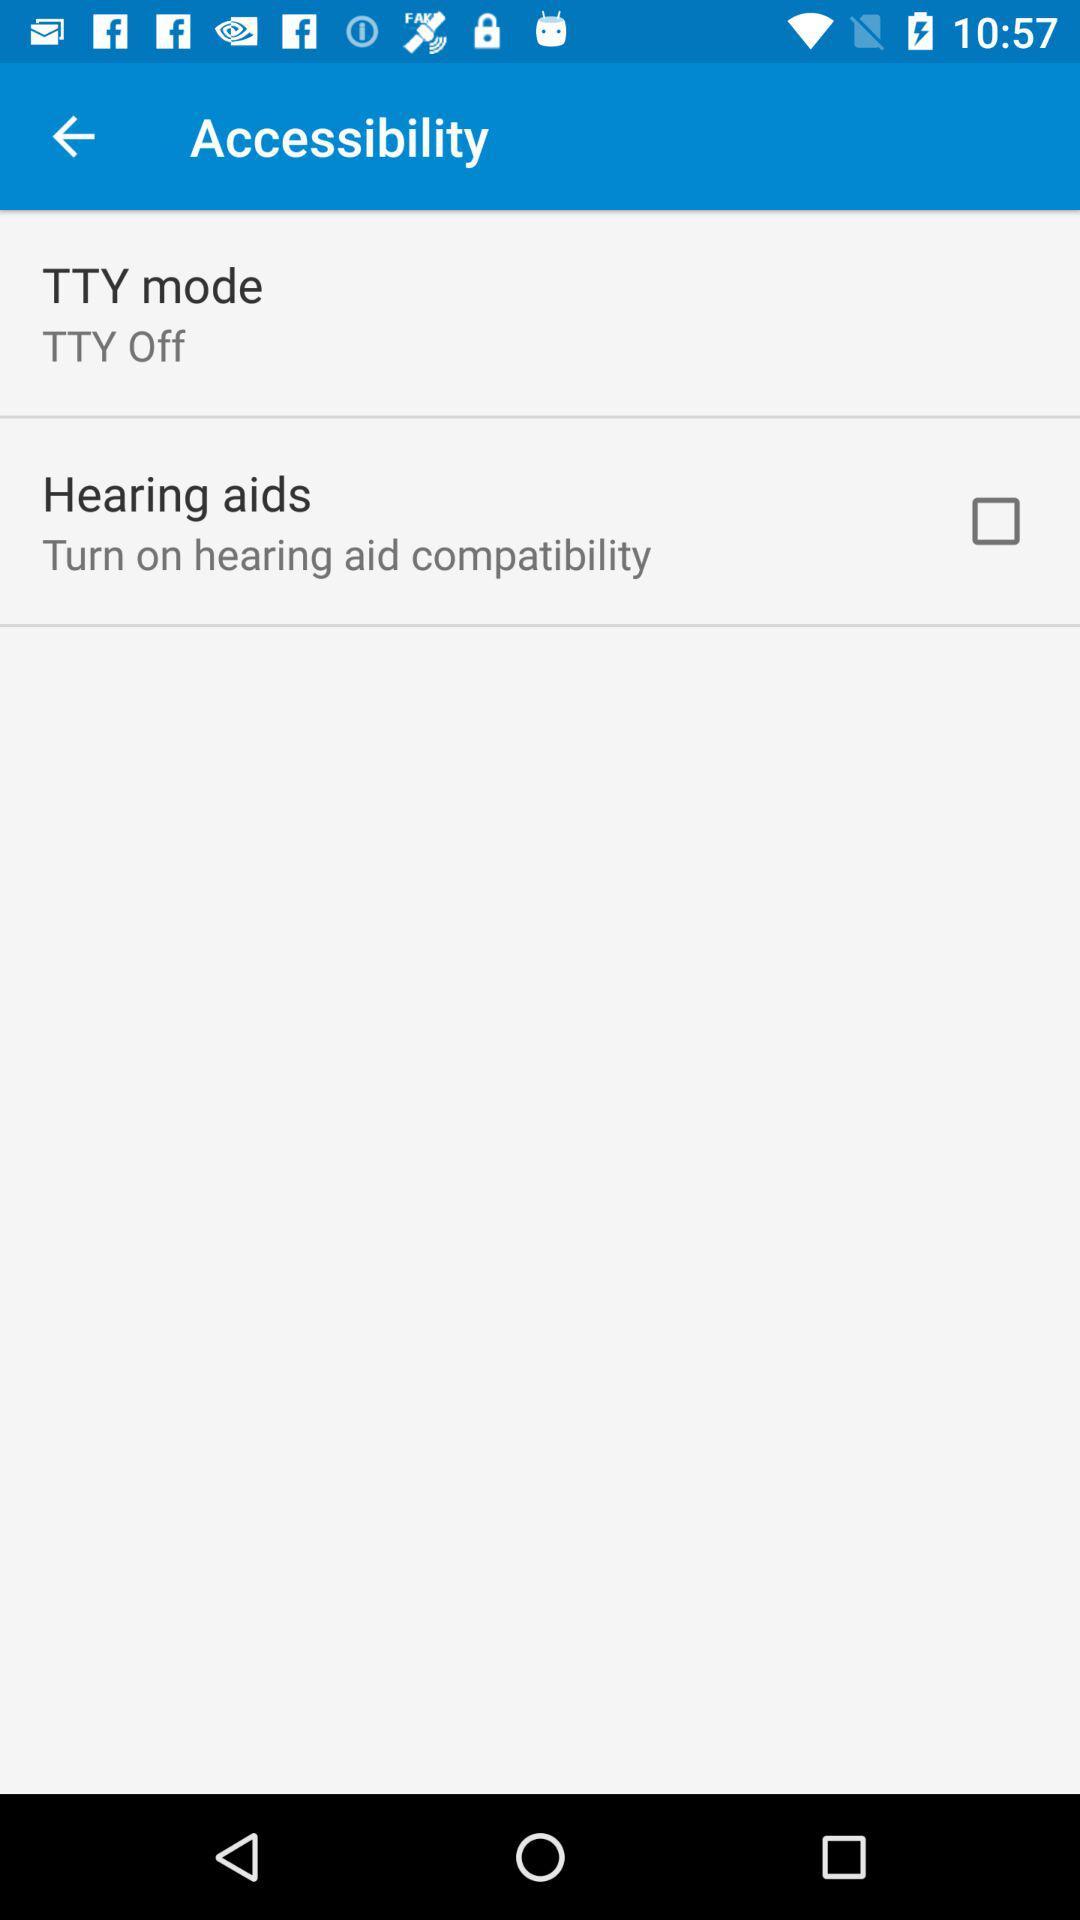 The width and height of the screenshot is (1080, 1920). I want to click on hearing aids, so click(176, 492).